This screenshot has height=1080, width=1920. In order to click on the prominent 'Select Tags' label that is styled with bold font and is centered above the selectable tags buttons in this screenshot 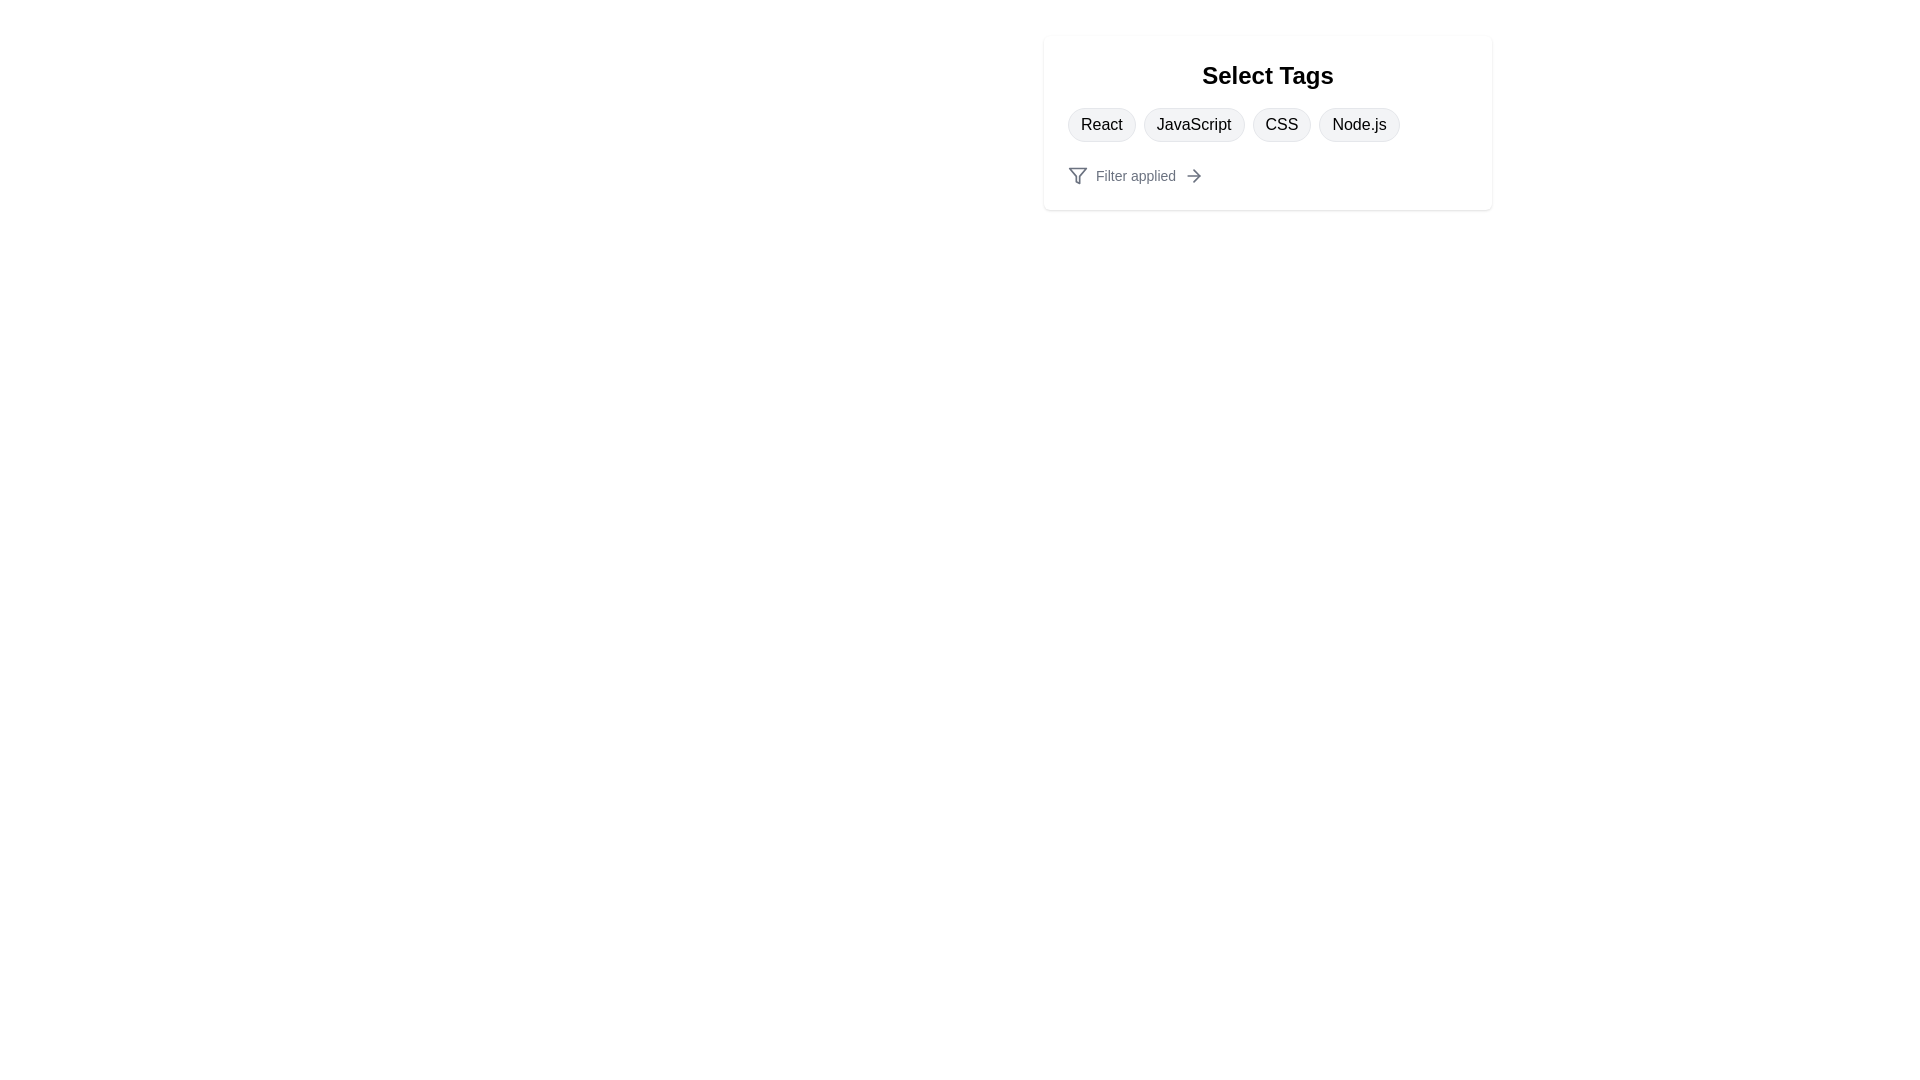, I will do `click(1266, 75)`.